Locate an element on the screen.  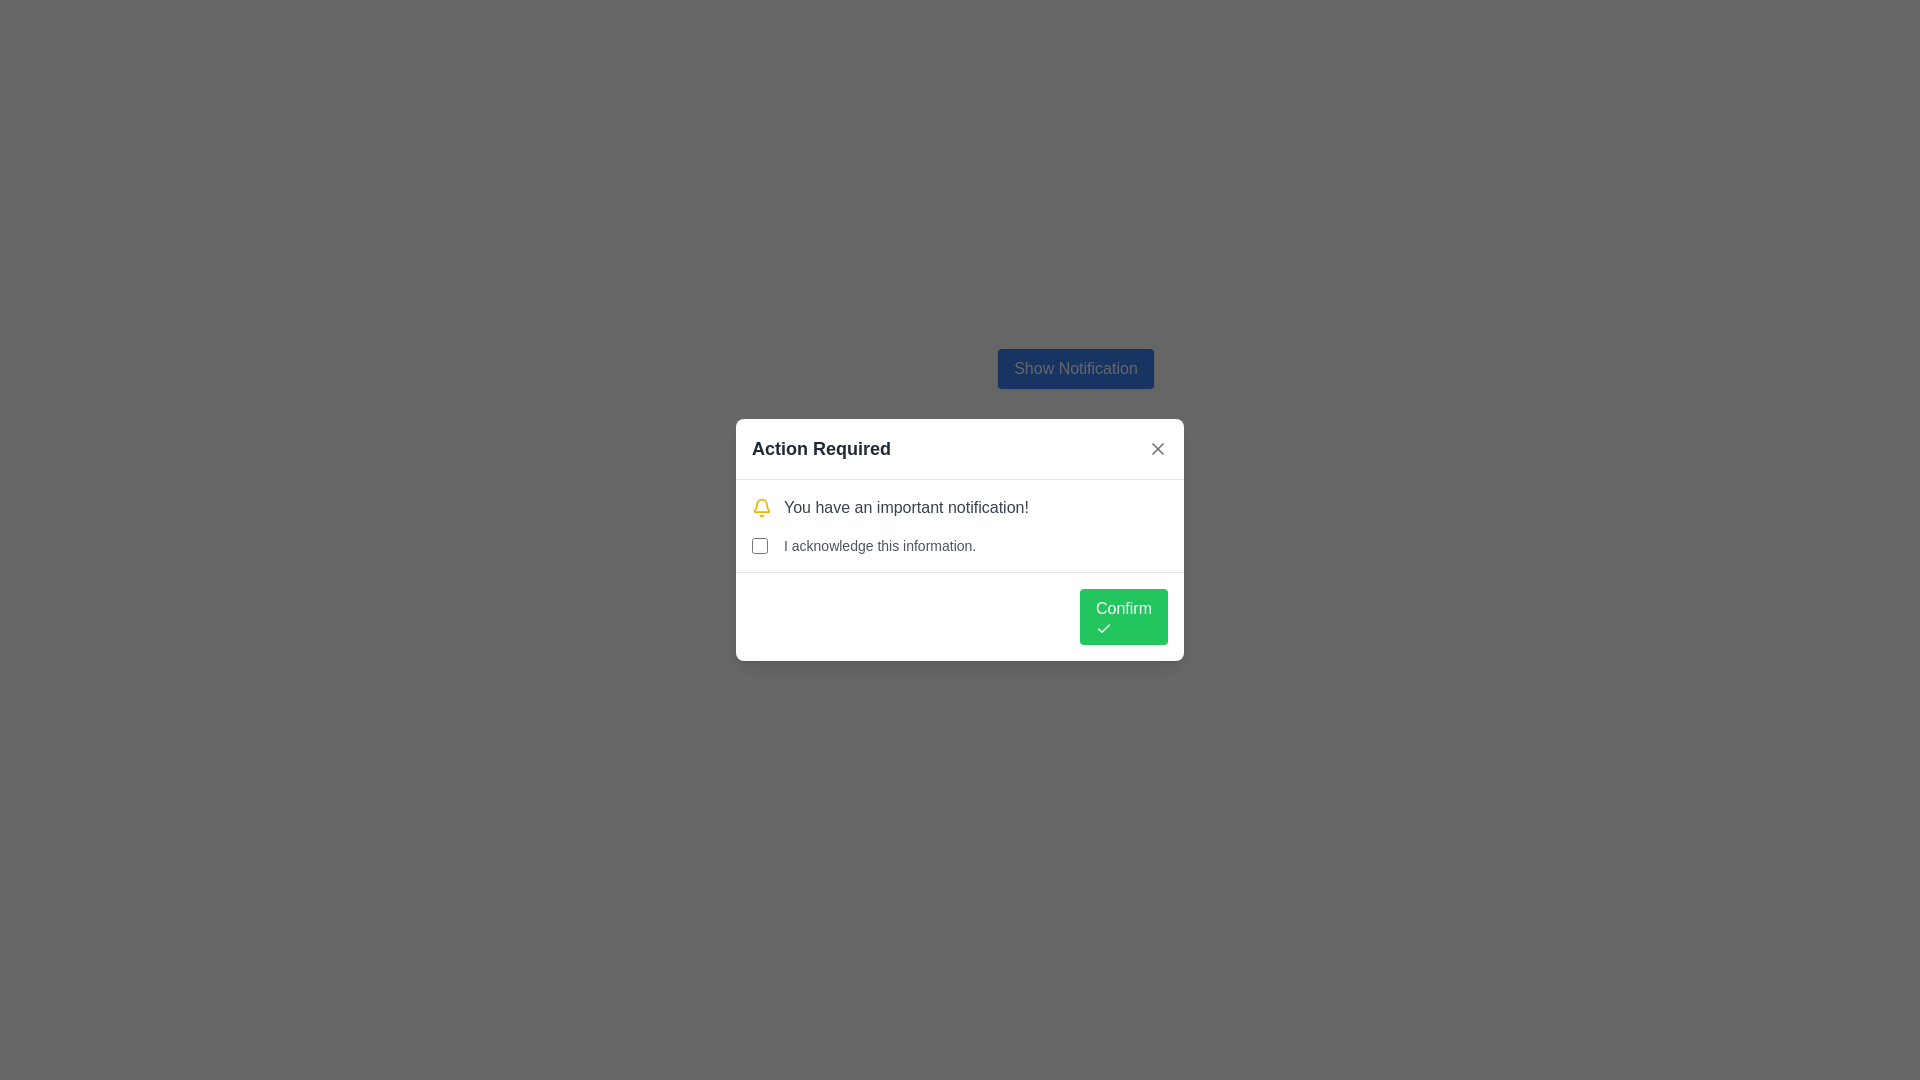
the static informative text displaying 'You have an important notification!' within the modal dialog box titled 'Action Required.' is located at coordinates (905, 507).